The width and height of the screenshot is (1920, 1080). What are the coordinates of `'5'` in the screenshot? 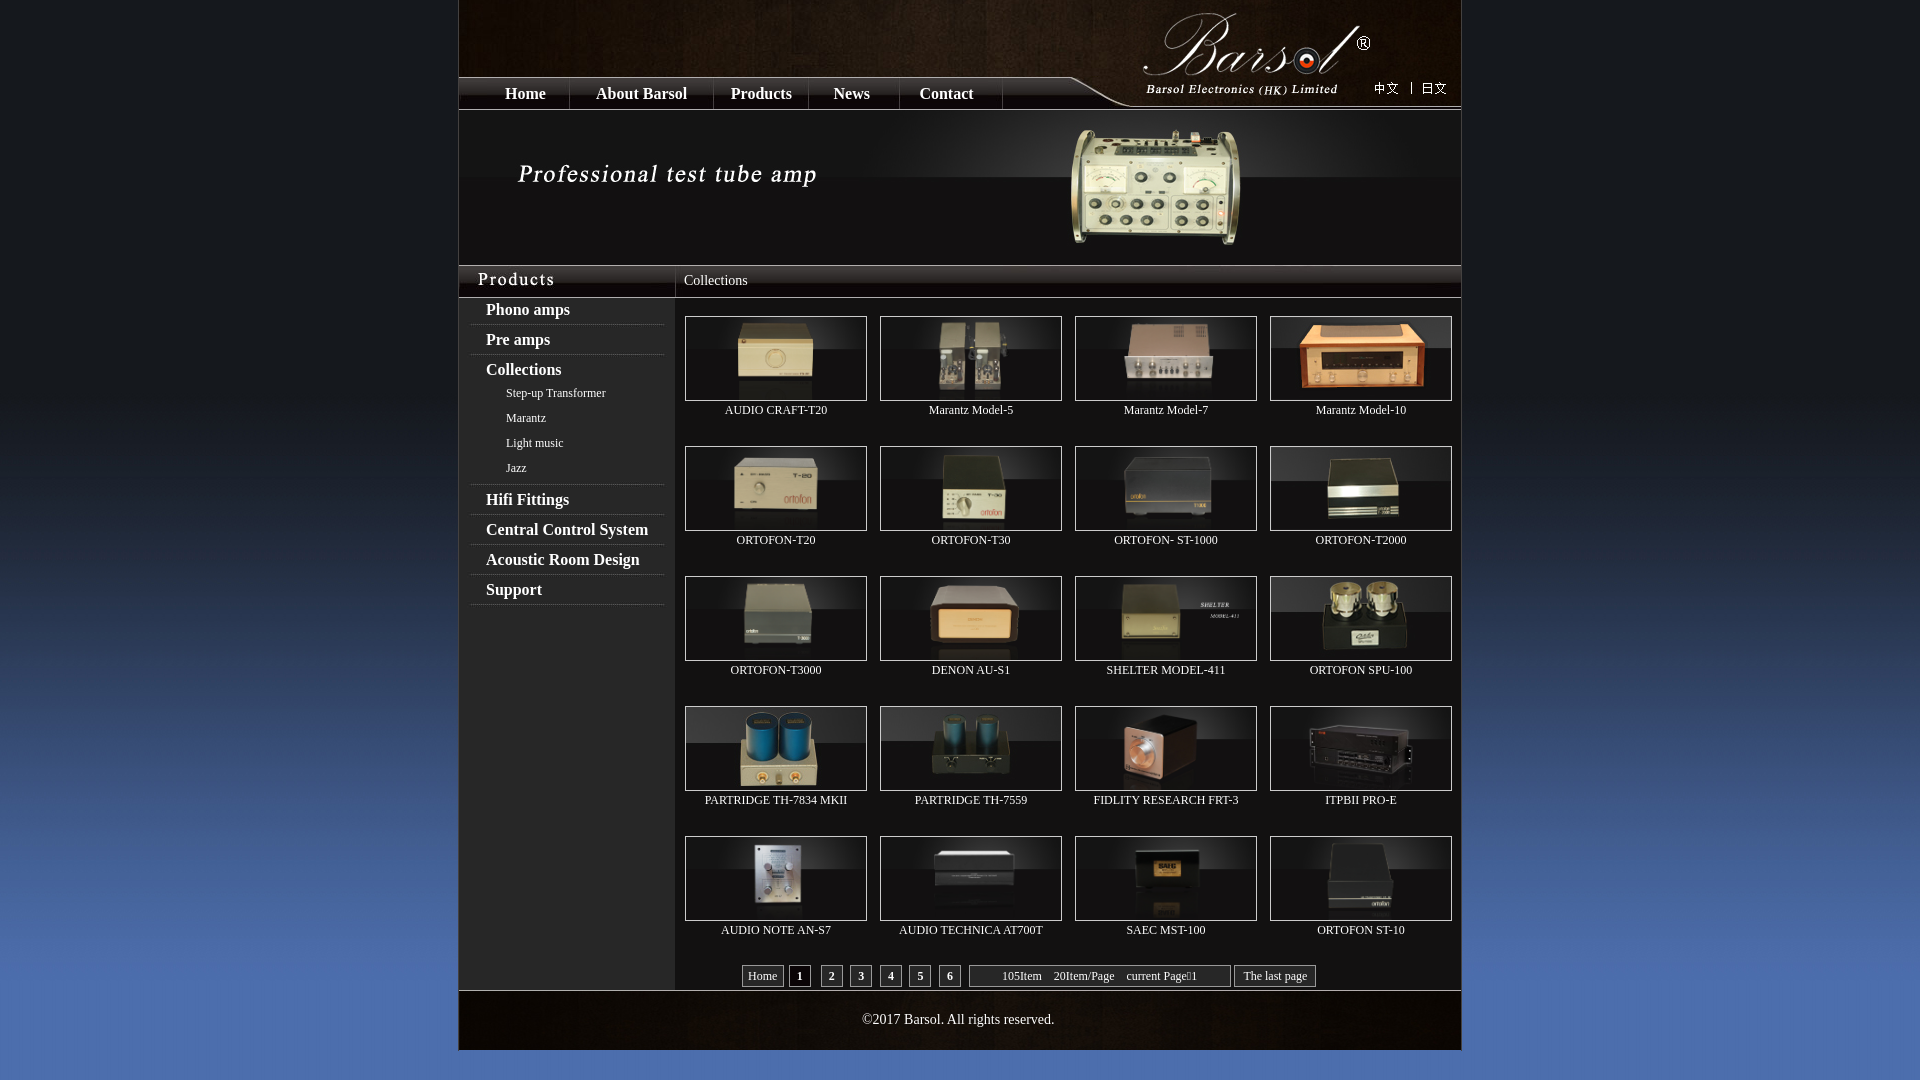 It's located at (919, 974).